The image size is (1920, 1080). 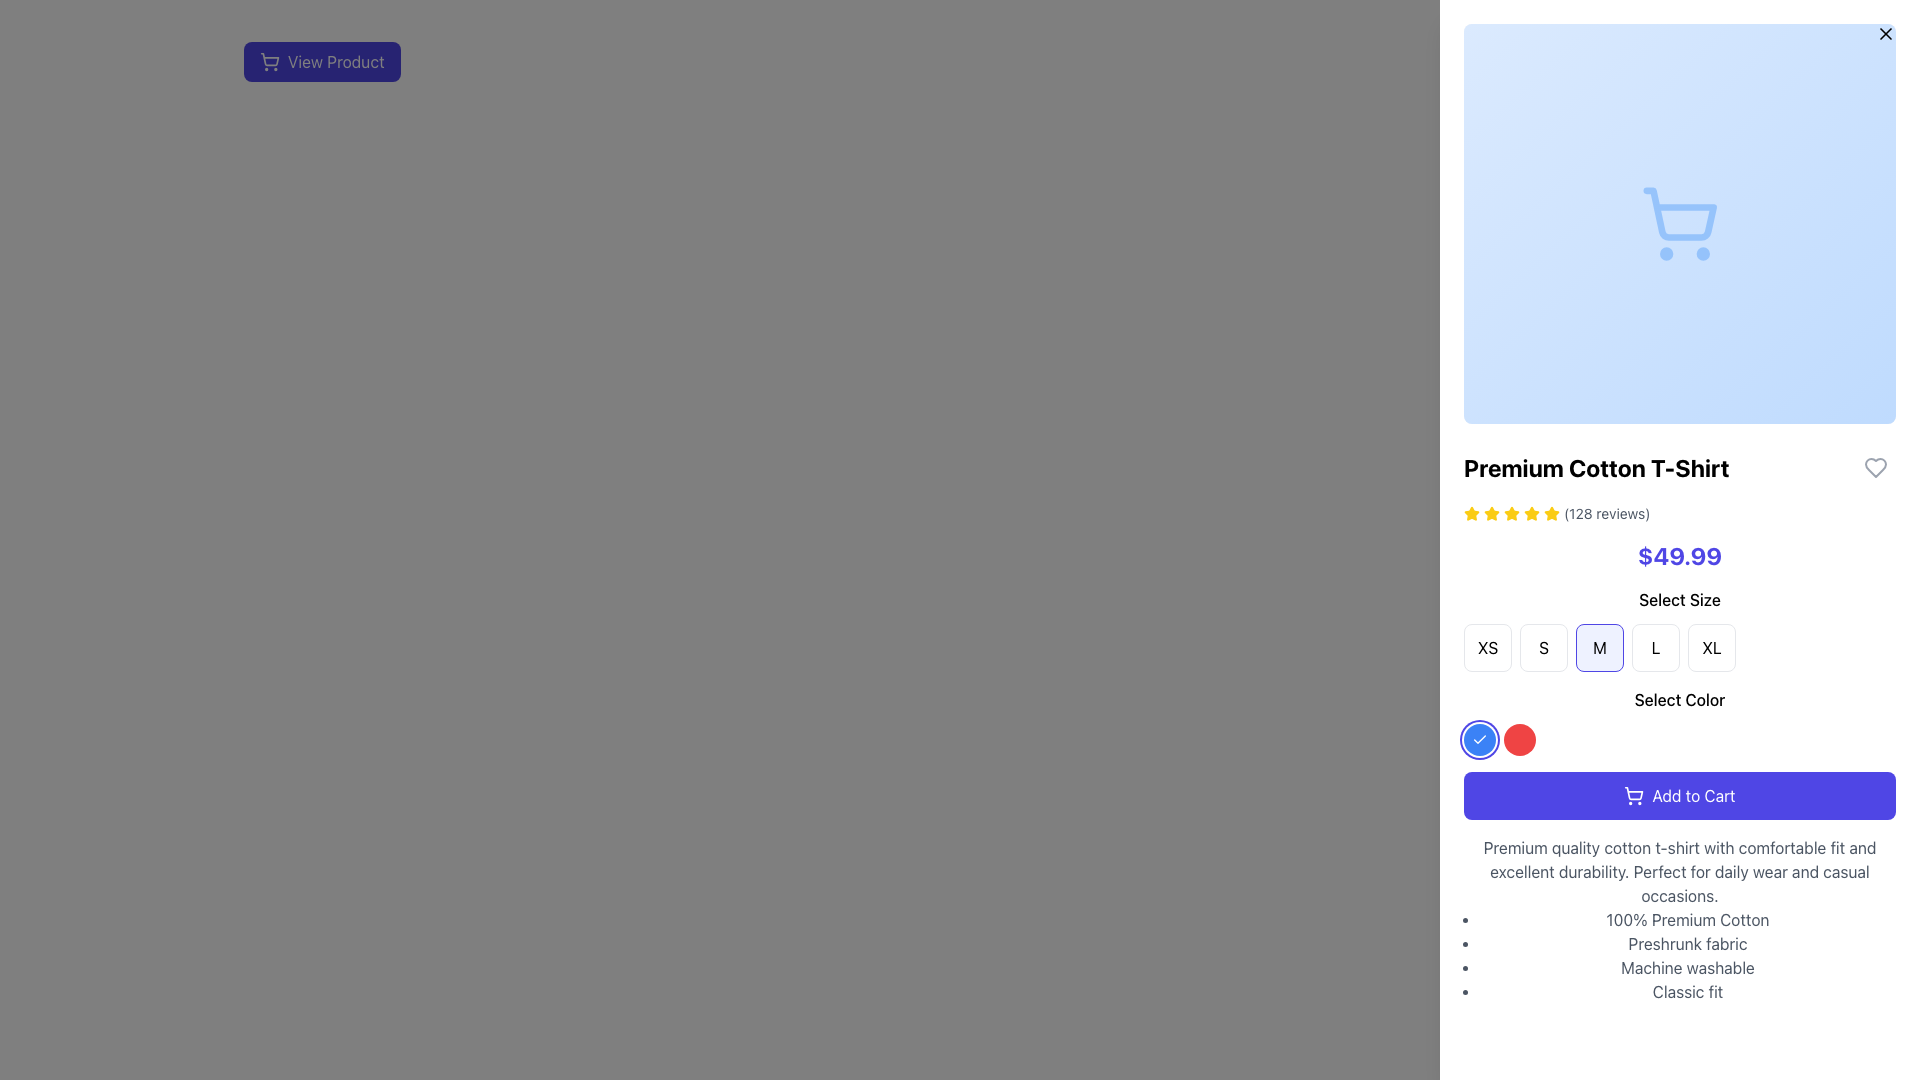 What do you see at coordinates (1680, 698) in the screenshot?
I see `the 'Select Color' label, which is styled in medium-weight font and is located centrally above the color selection options` at bounding box center [1680, 698].